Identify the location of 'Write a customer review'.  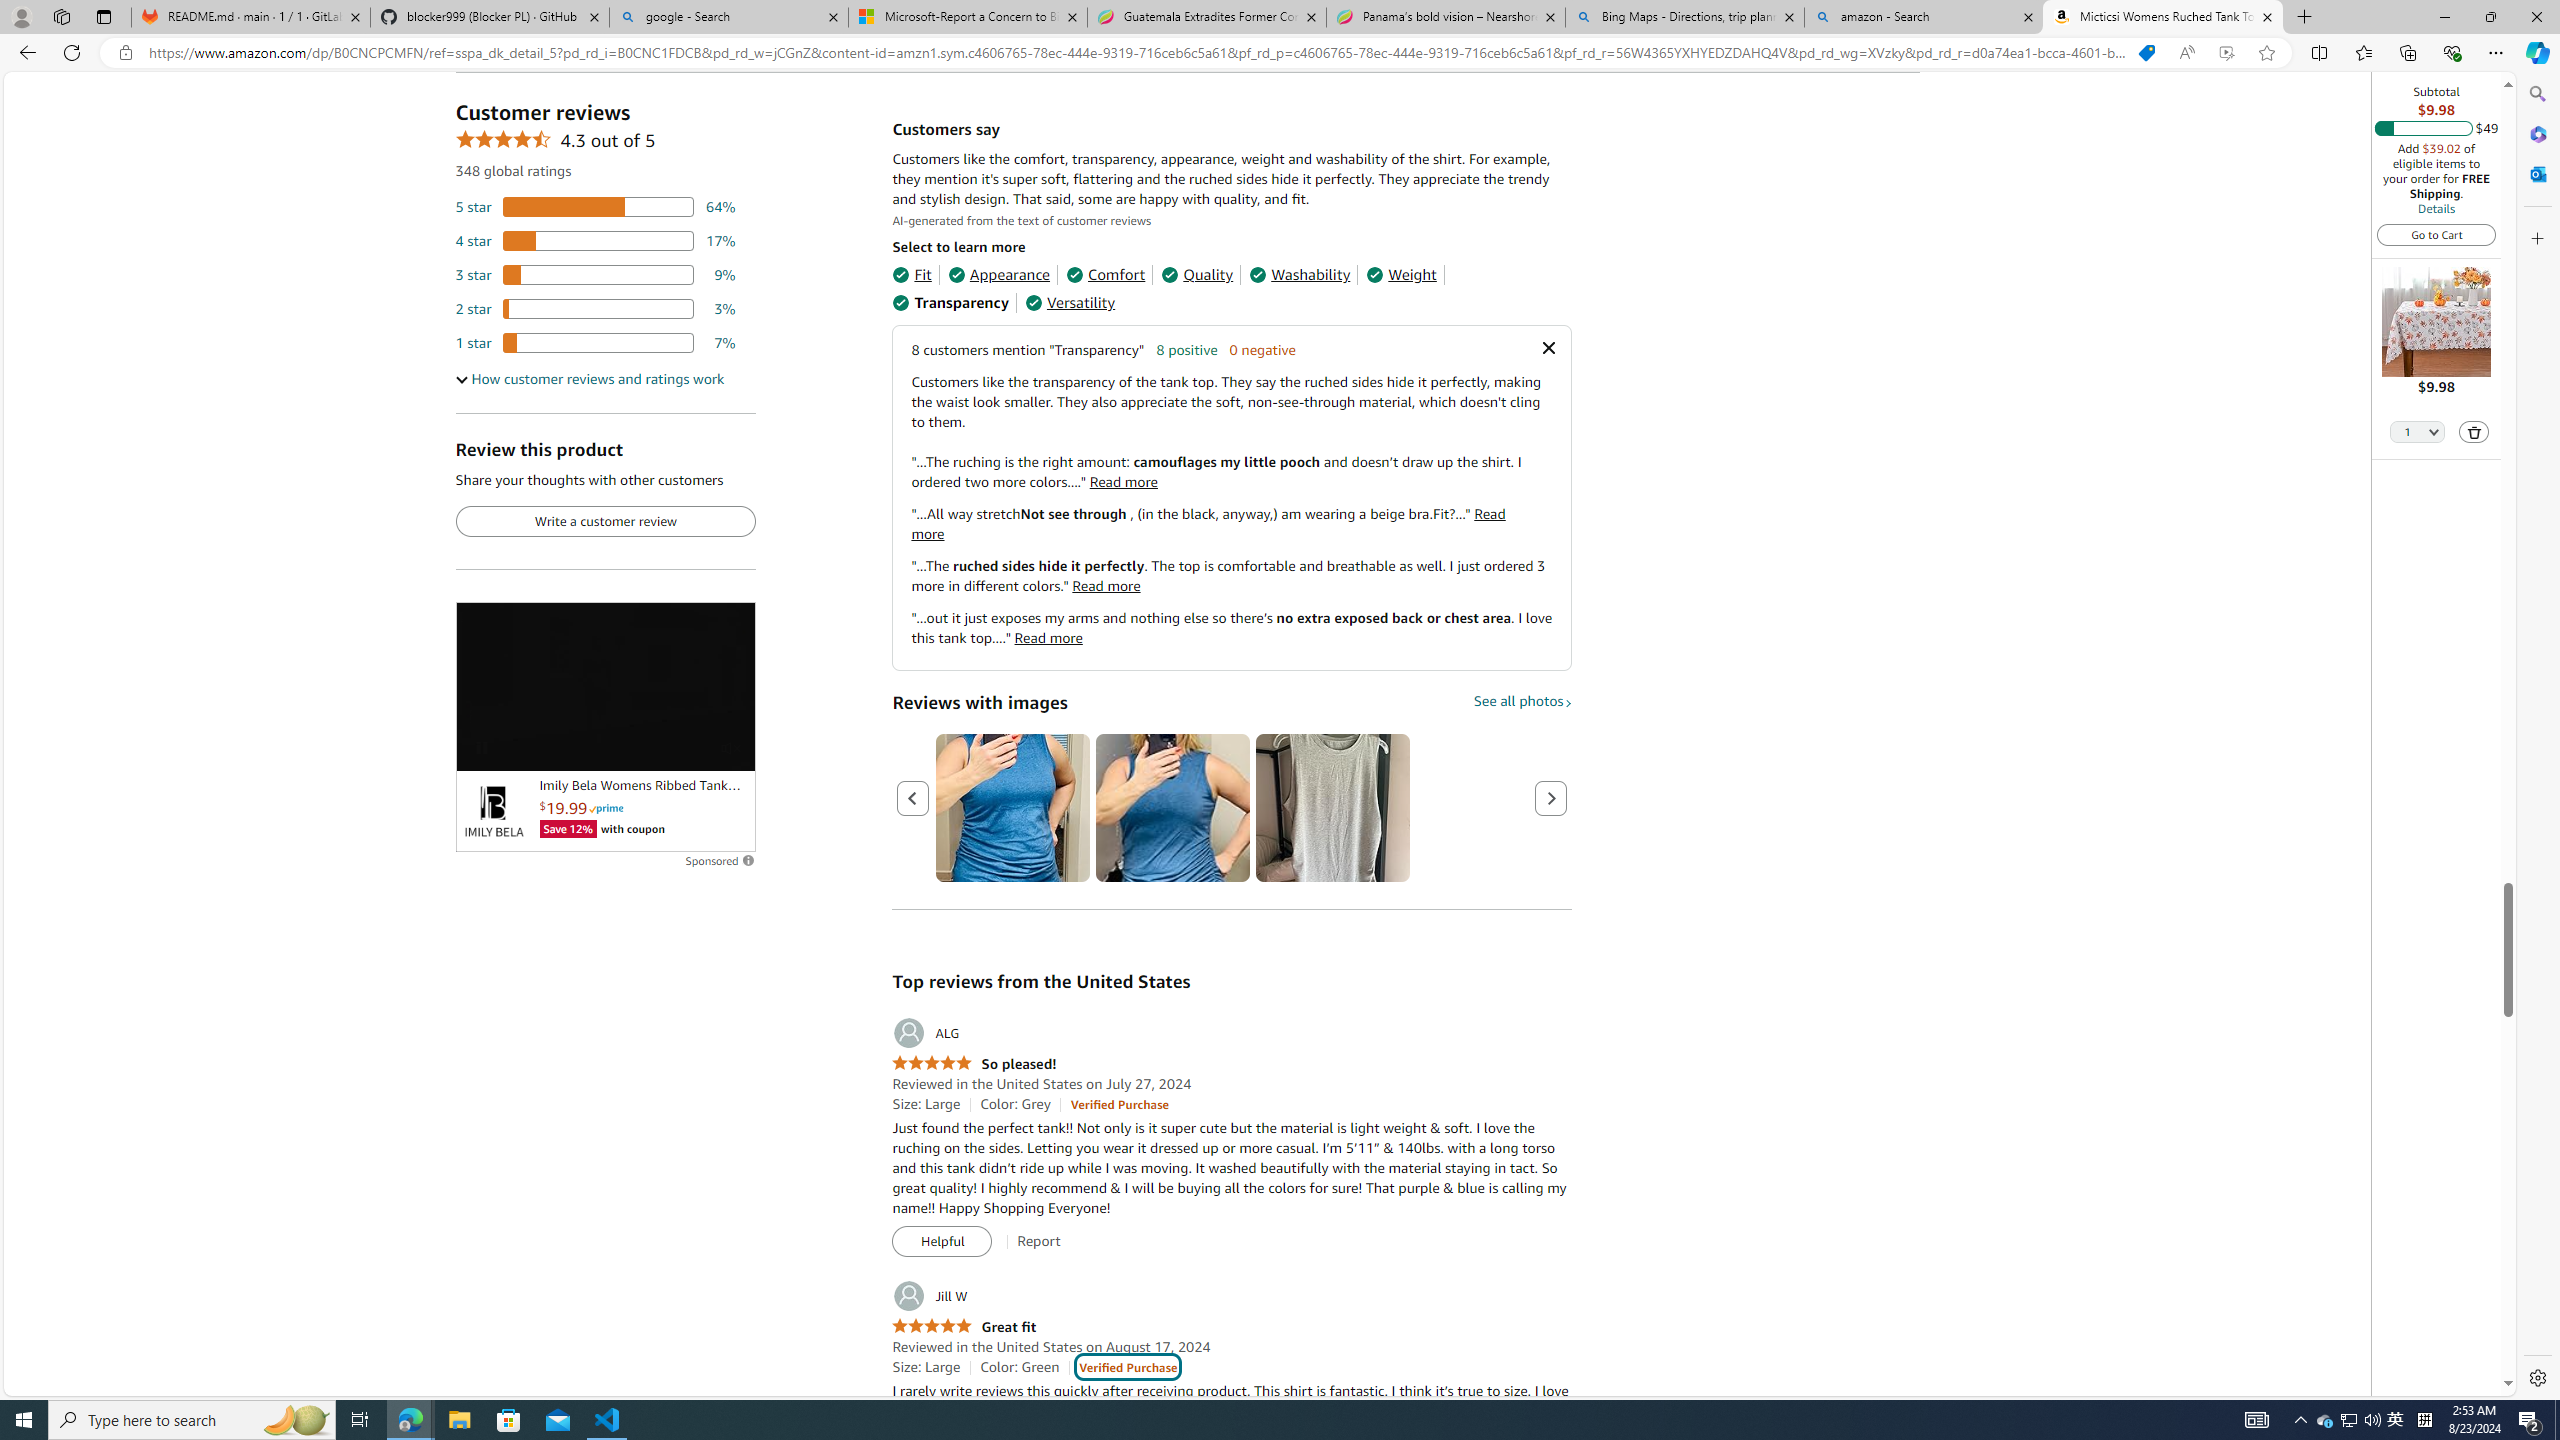
(604, 521).